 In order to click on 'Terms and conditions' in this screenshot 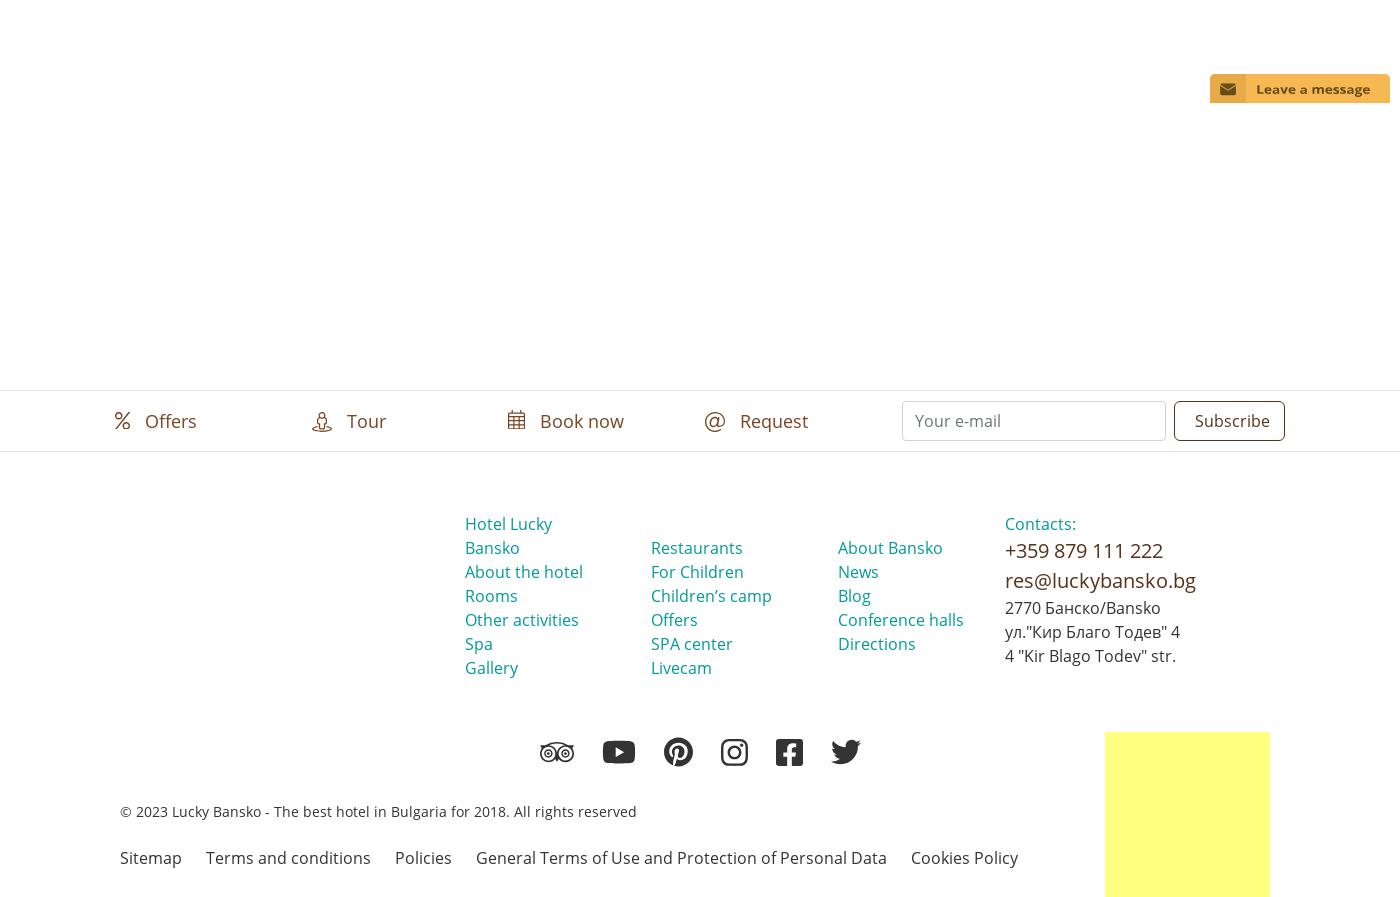, I will do `click(288, 856)`.